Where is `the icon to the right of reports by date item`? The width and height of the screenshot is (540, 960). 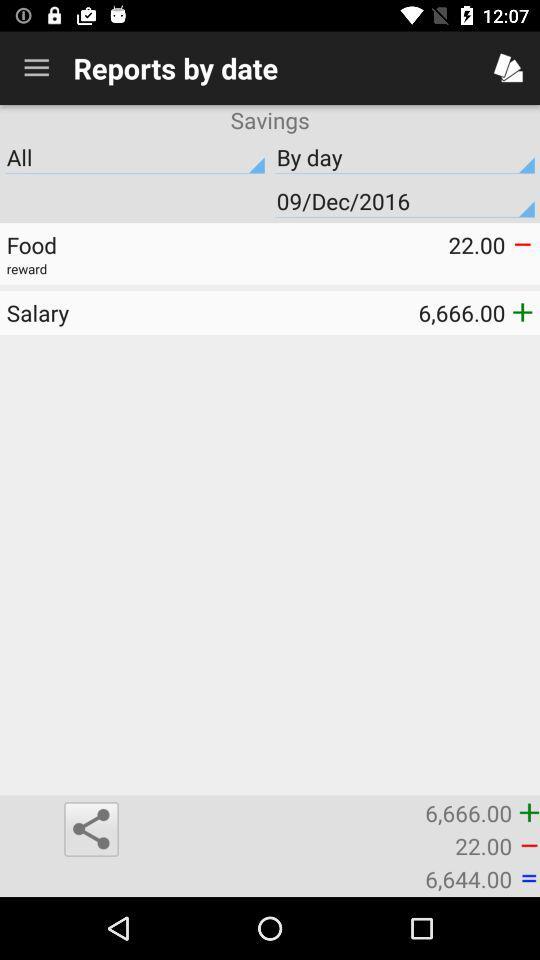 the icon to the right of reports by date item is located at coordinates (508, 68).